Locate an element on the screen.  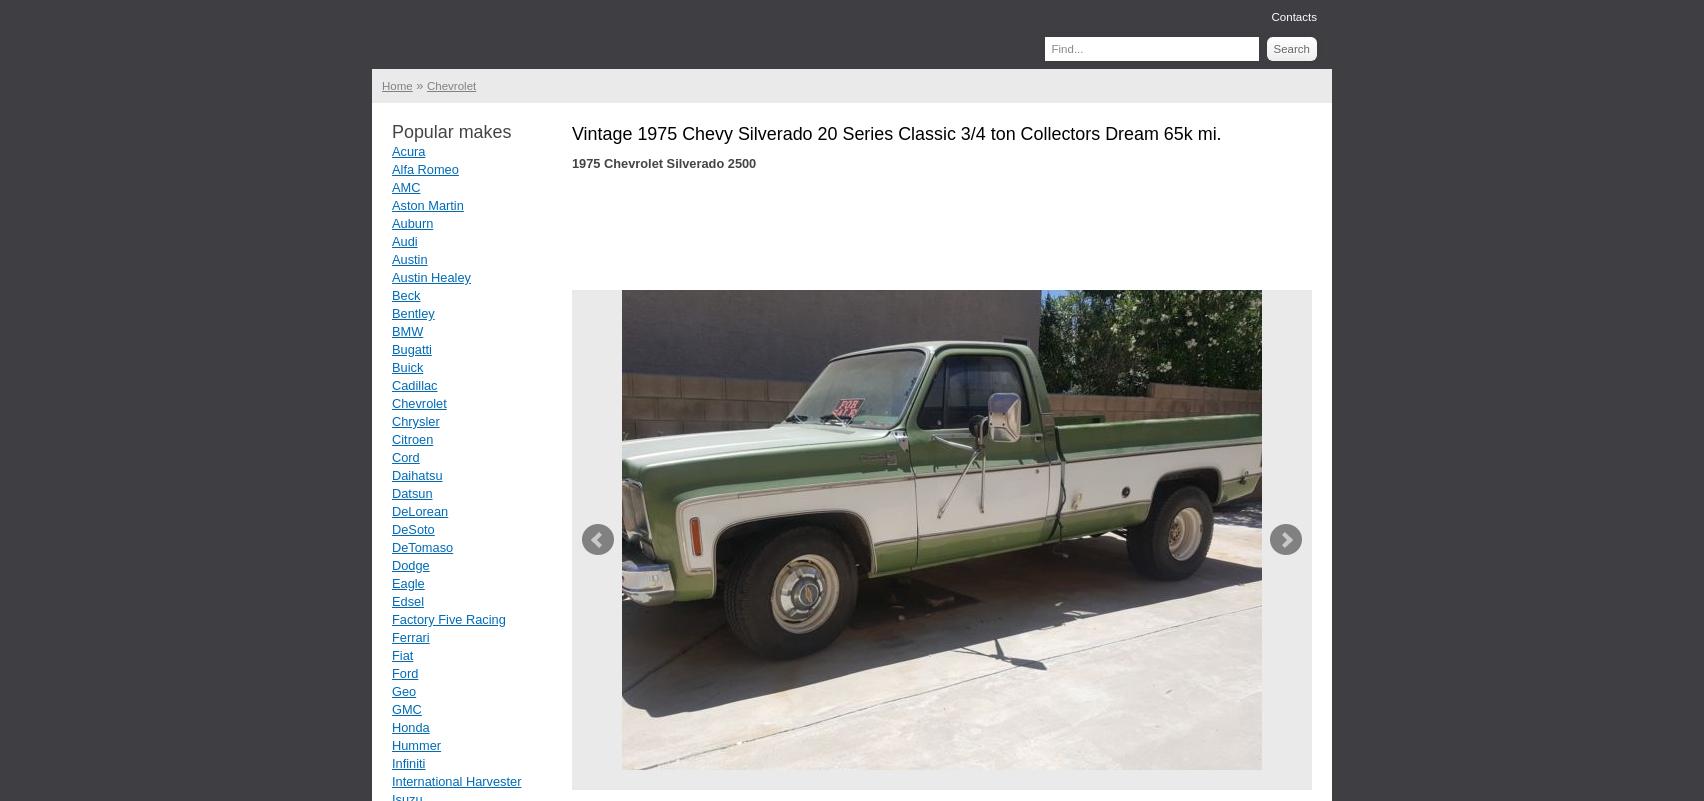
'Factory Five Racing' is located at coordinates (448, 619).